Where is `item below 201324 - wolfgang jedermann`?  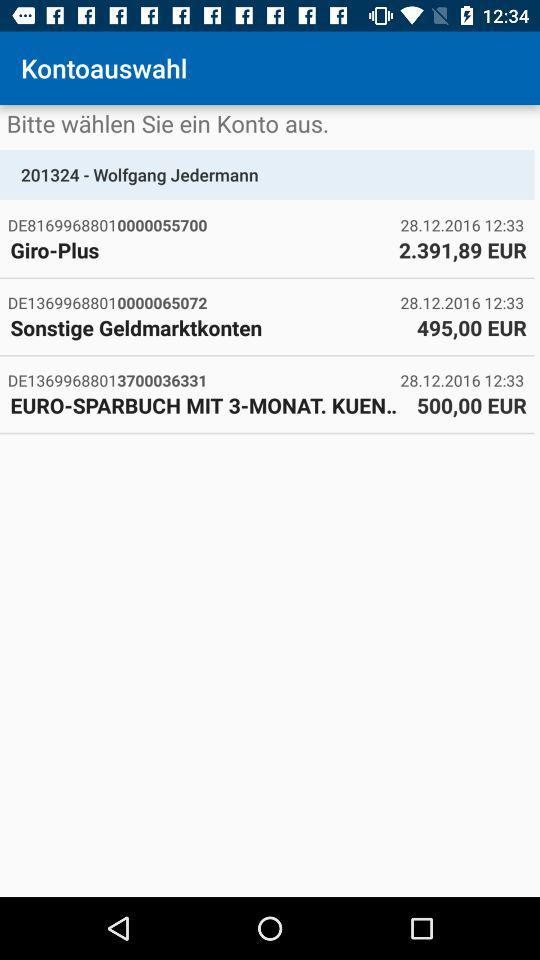
item below 201324 - wolfgang jedermann is located at coordinates (203, 225).